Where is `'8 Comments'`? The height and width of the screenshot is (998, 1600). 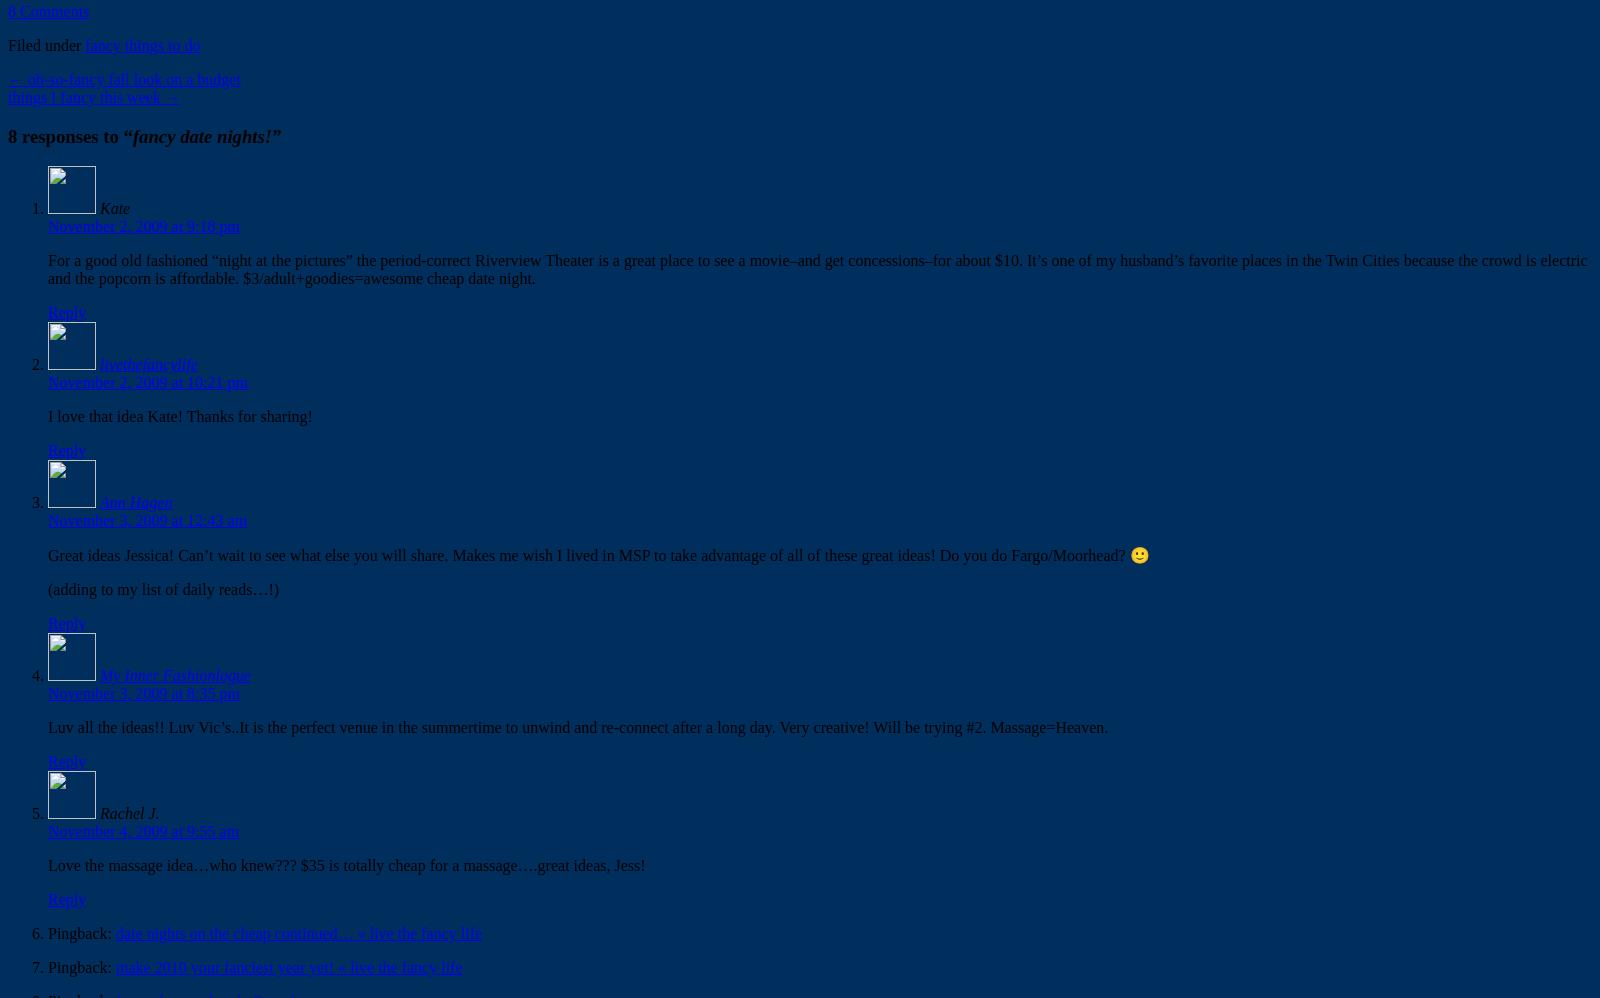 '8 Comments' is located at coordinates (7, 10).